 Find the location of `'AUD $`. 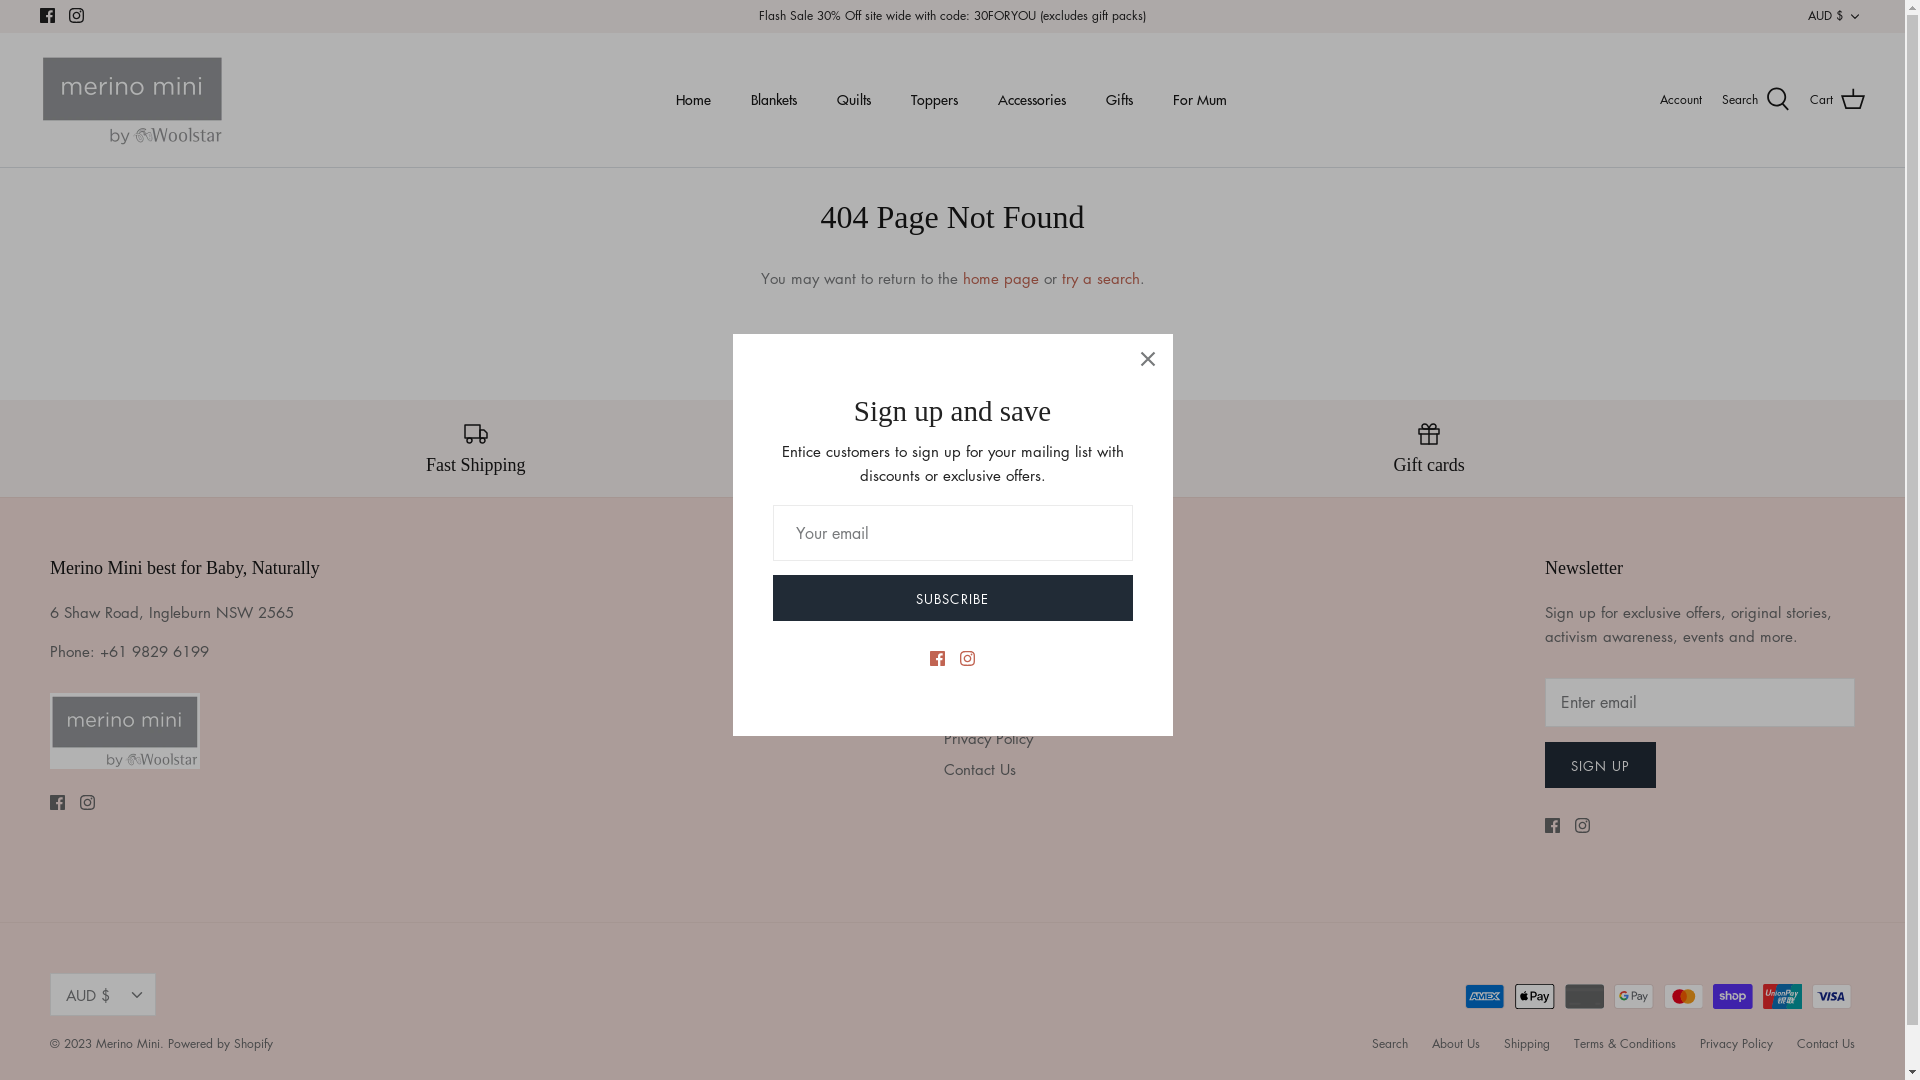

'AUD $ is located at coordinates (1836, 16).